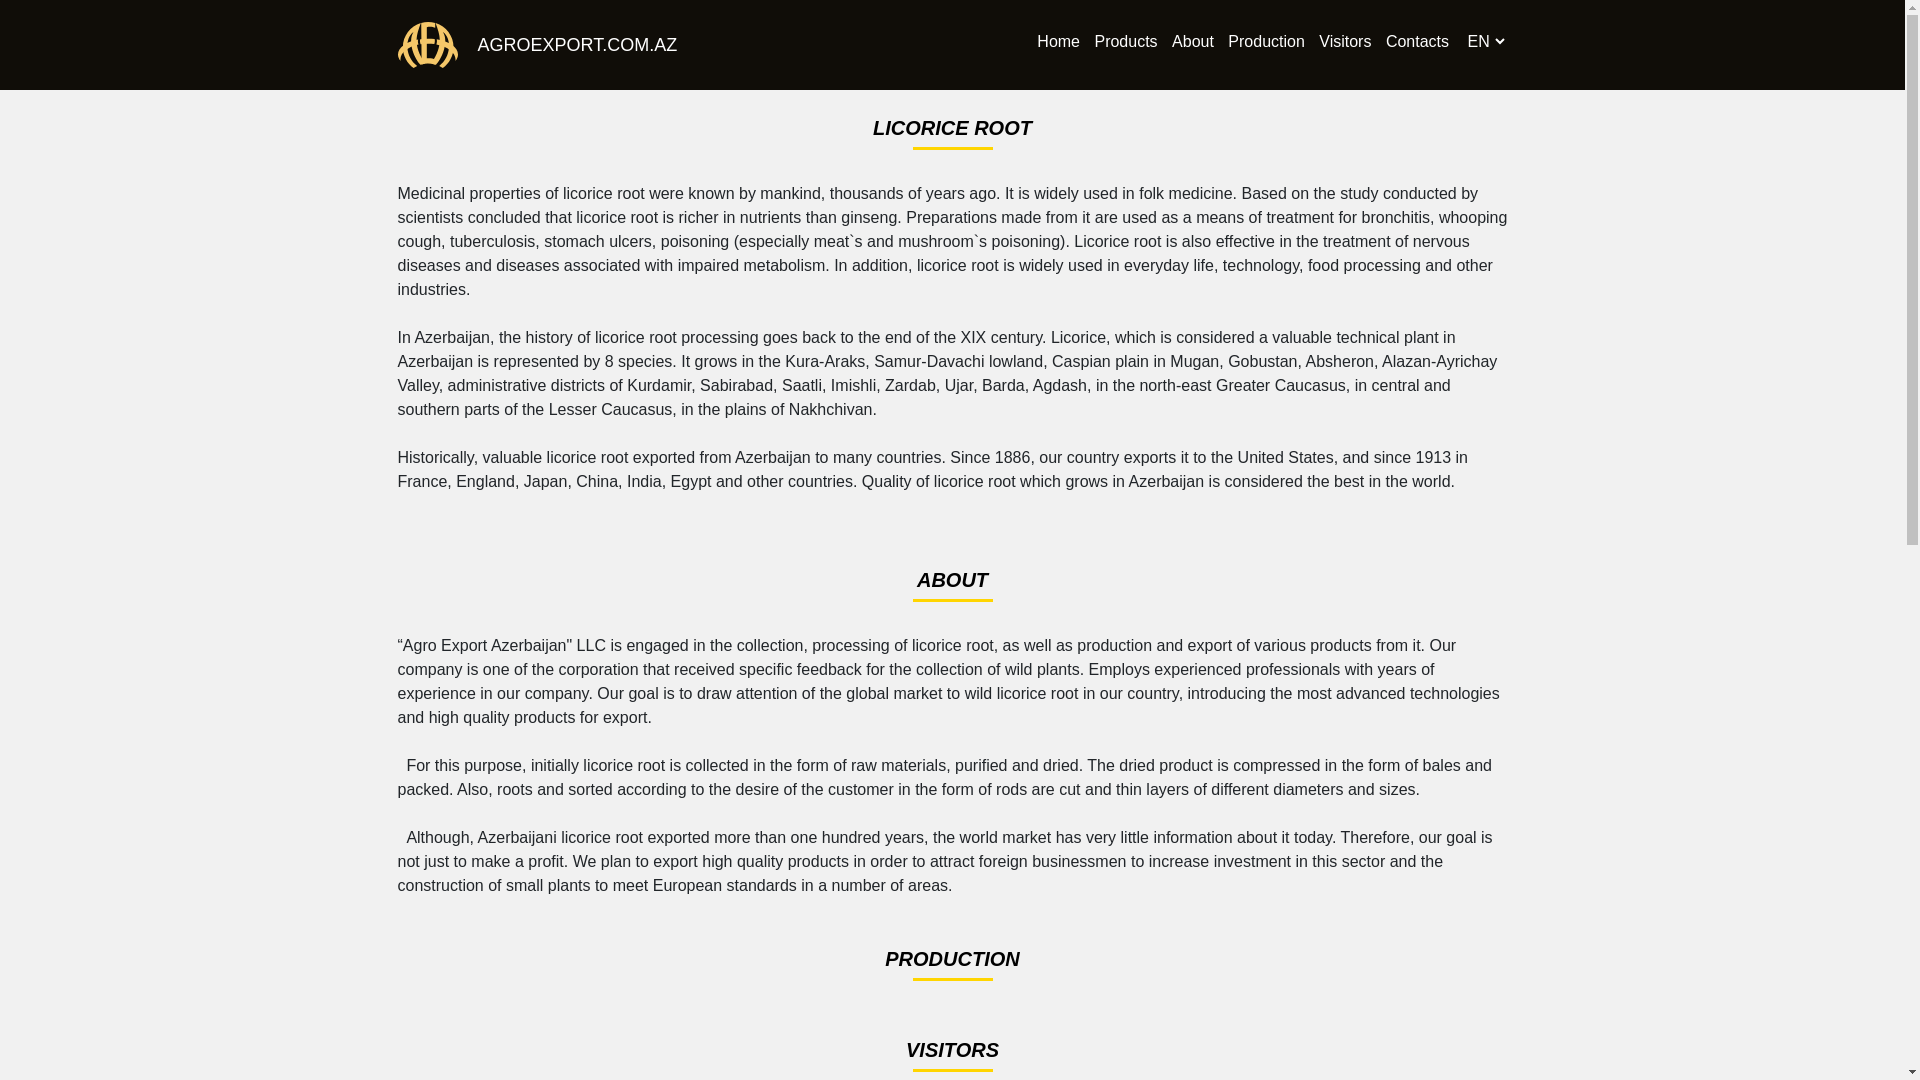  I want to click on 'Visitors', so click(1319, 43).